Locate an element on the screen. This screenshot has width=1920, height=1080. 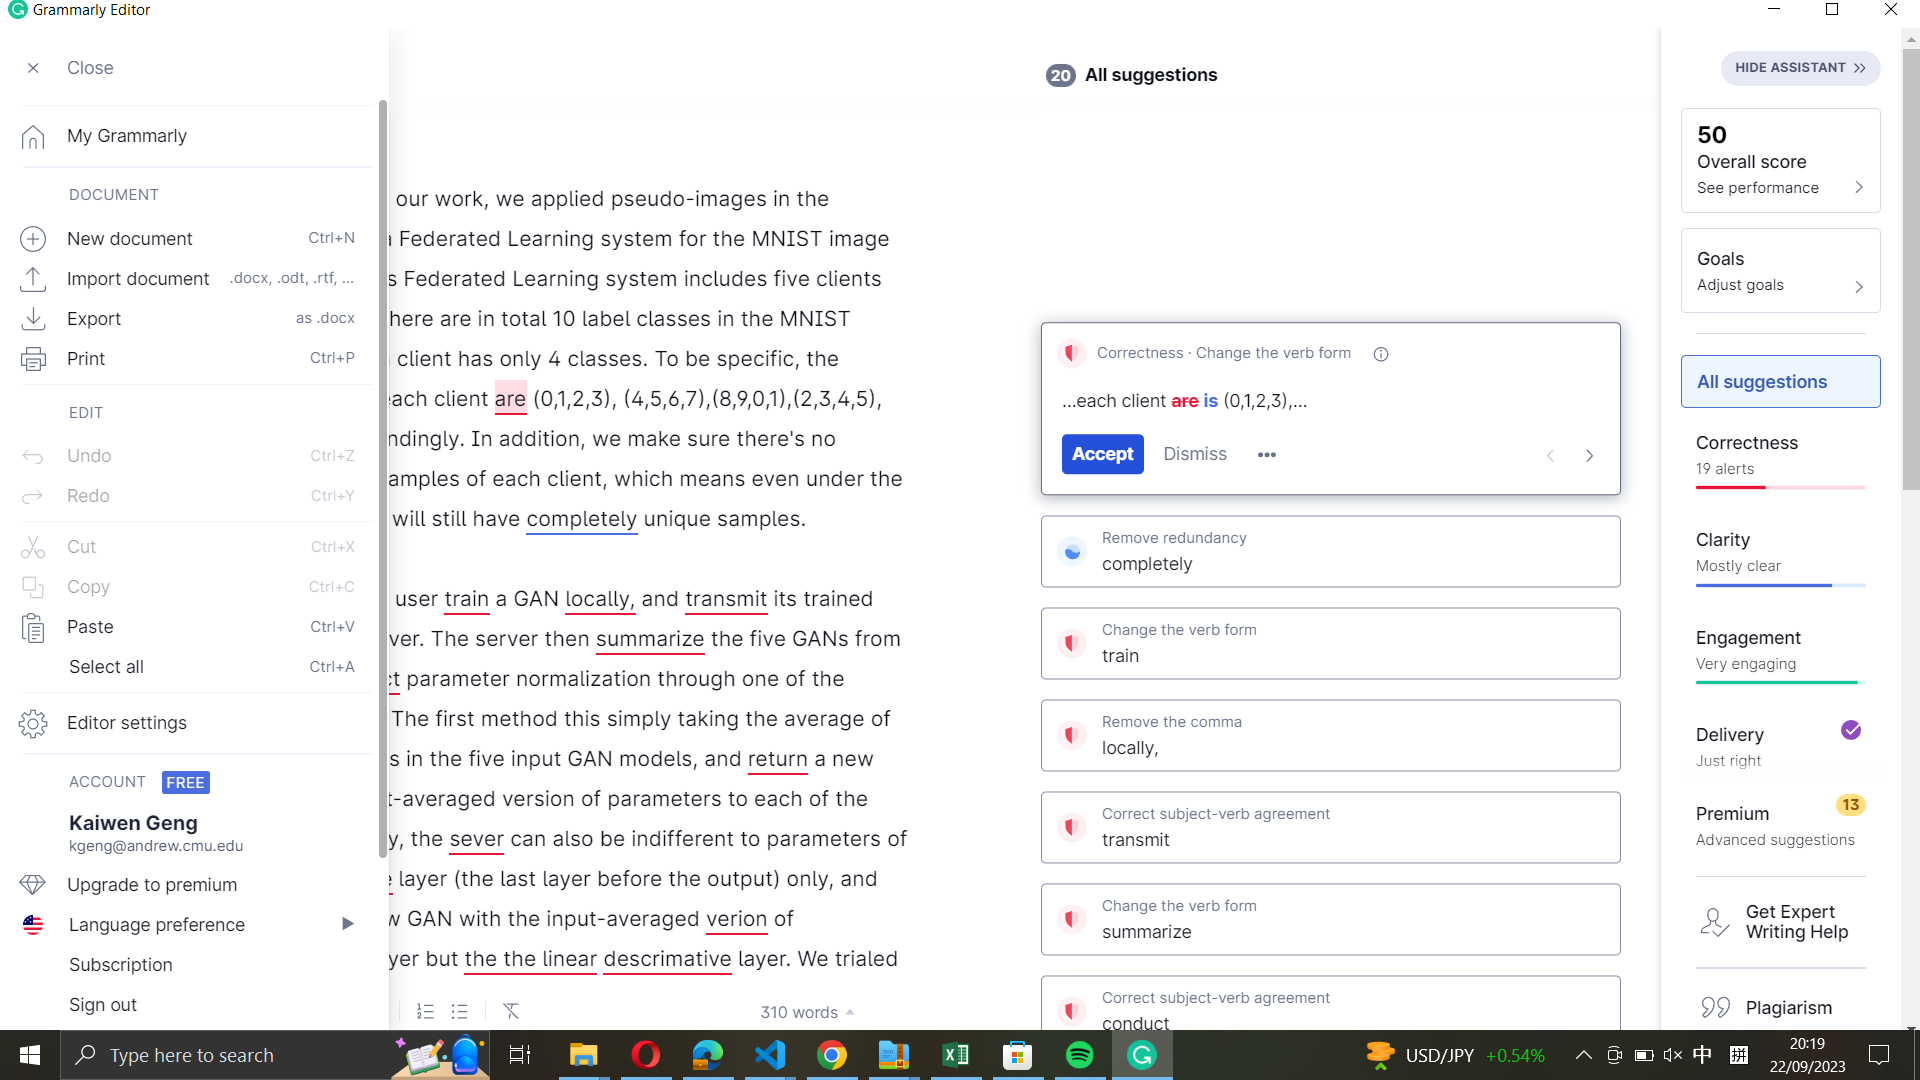
Bring in the document is located at coordinates (188, 275).